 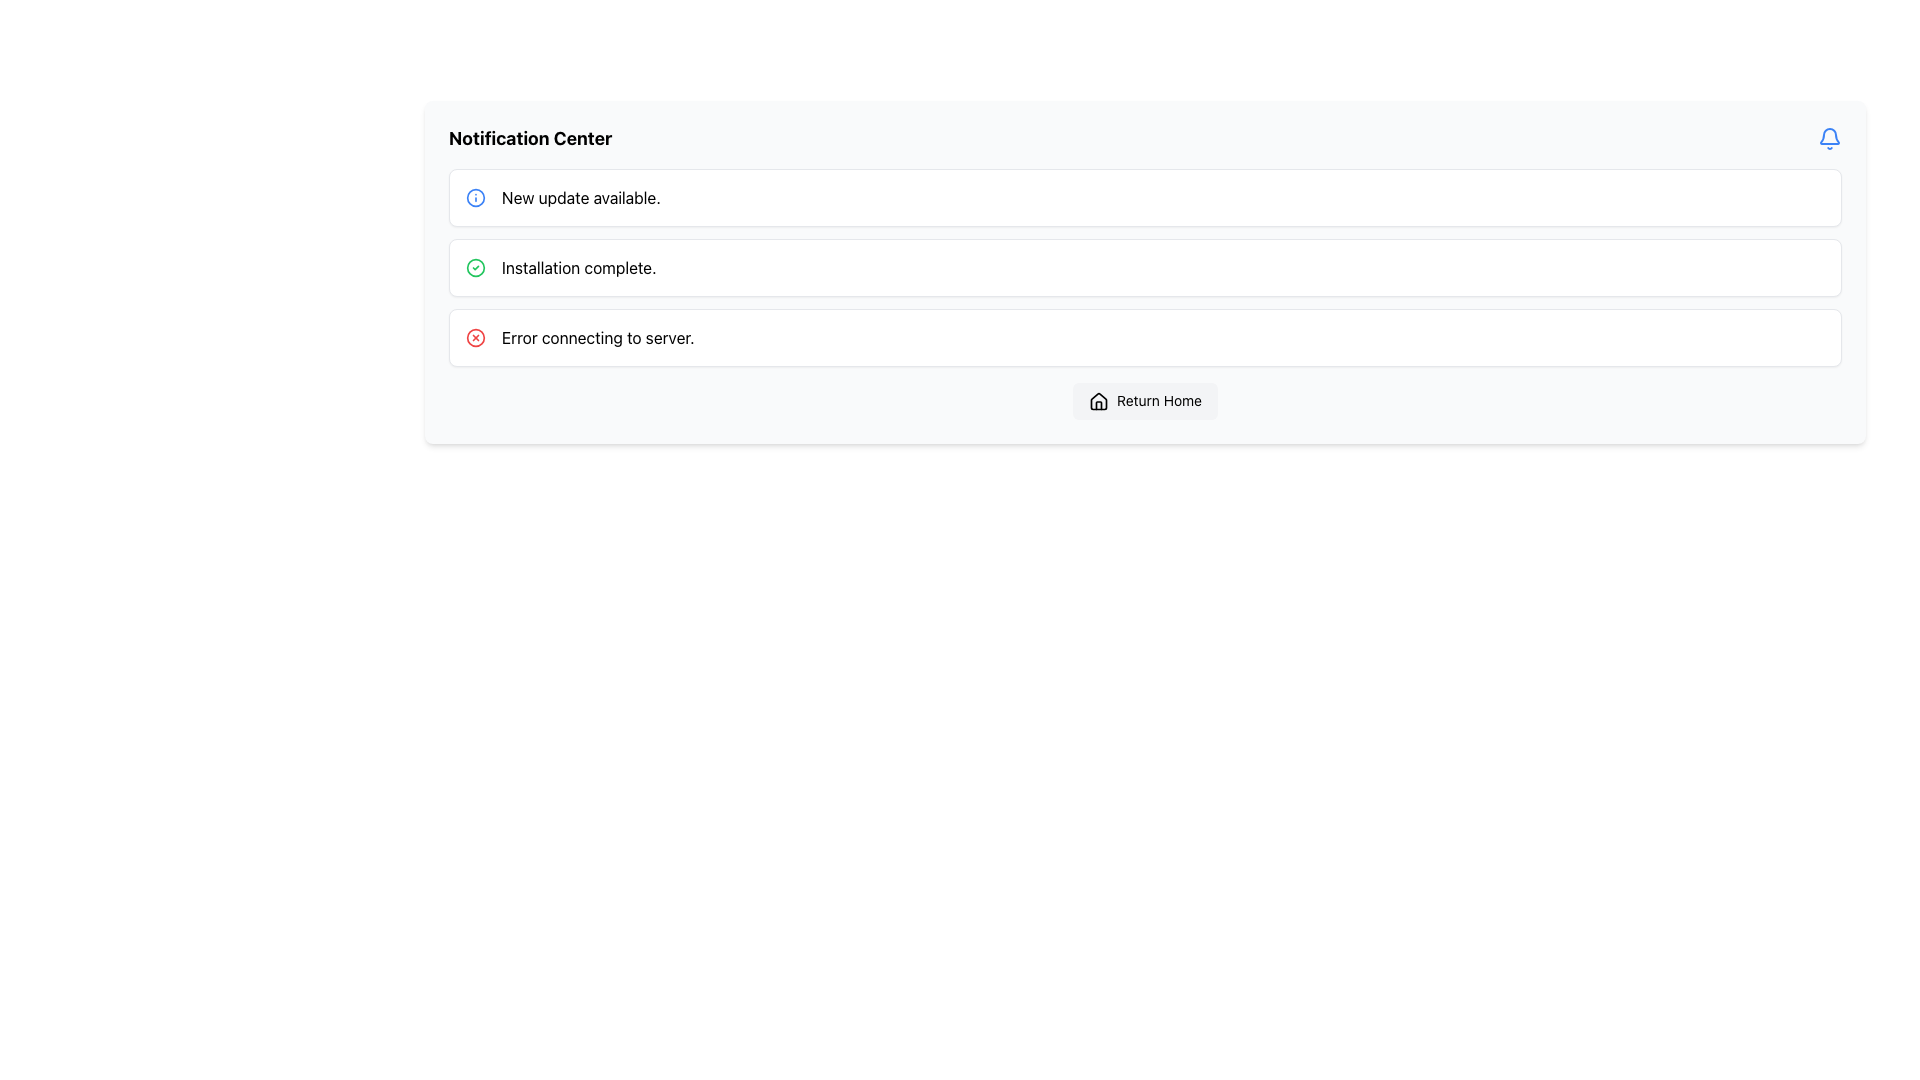 What do you see at coordinates (1098, 402) in the screenshot?
I see `the home icon located to the left of the 'Return Home' text within the button, which serves as a visual cue for the button's purpose` at bounding box center [1098, 402].